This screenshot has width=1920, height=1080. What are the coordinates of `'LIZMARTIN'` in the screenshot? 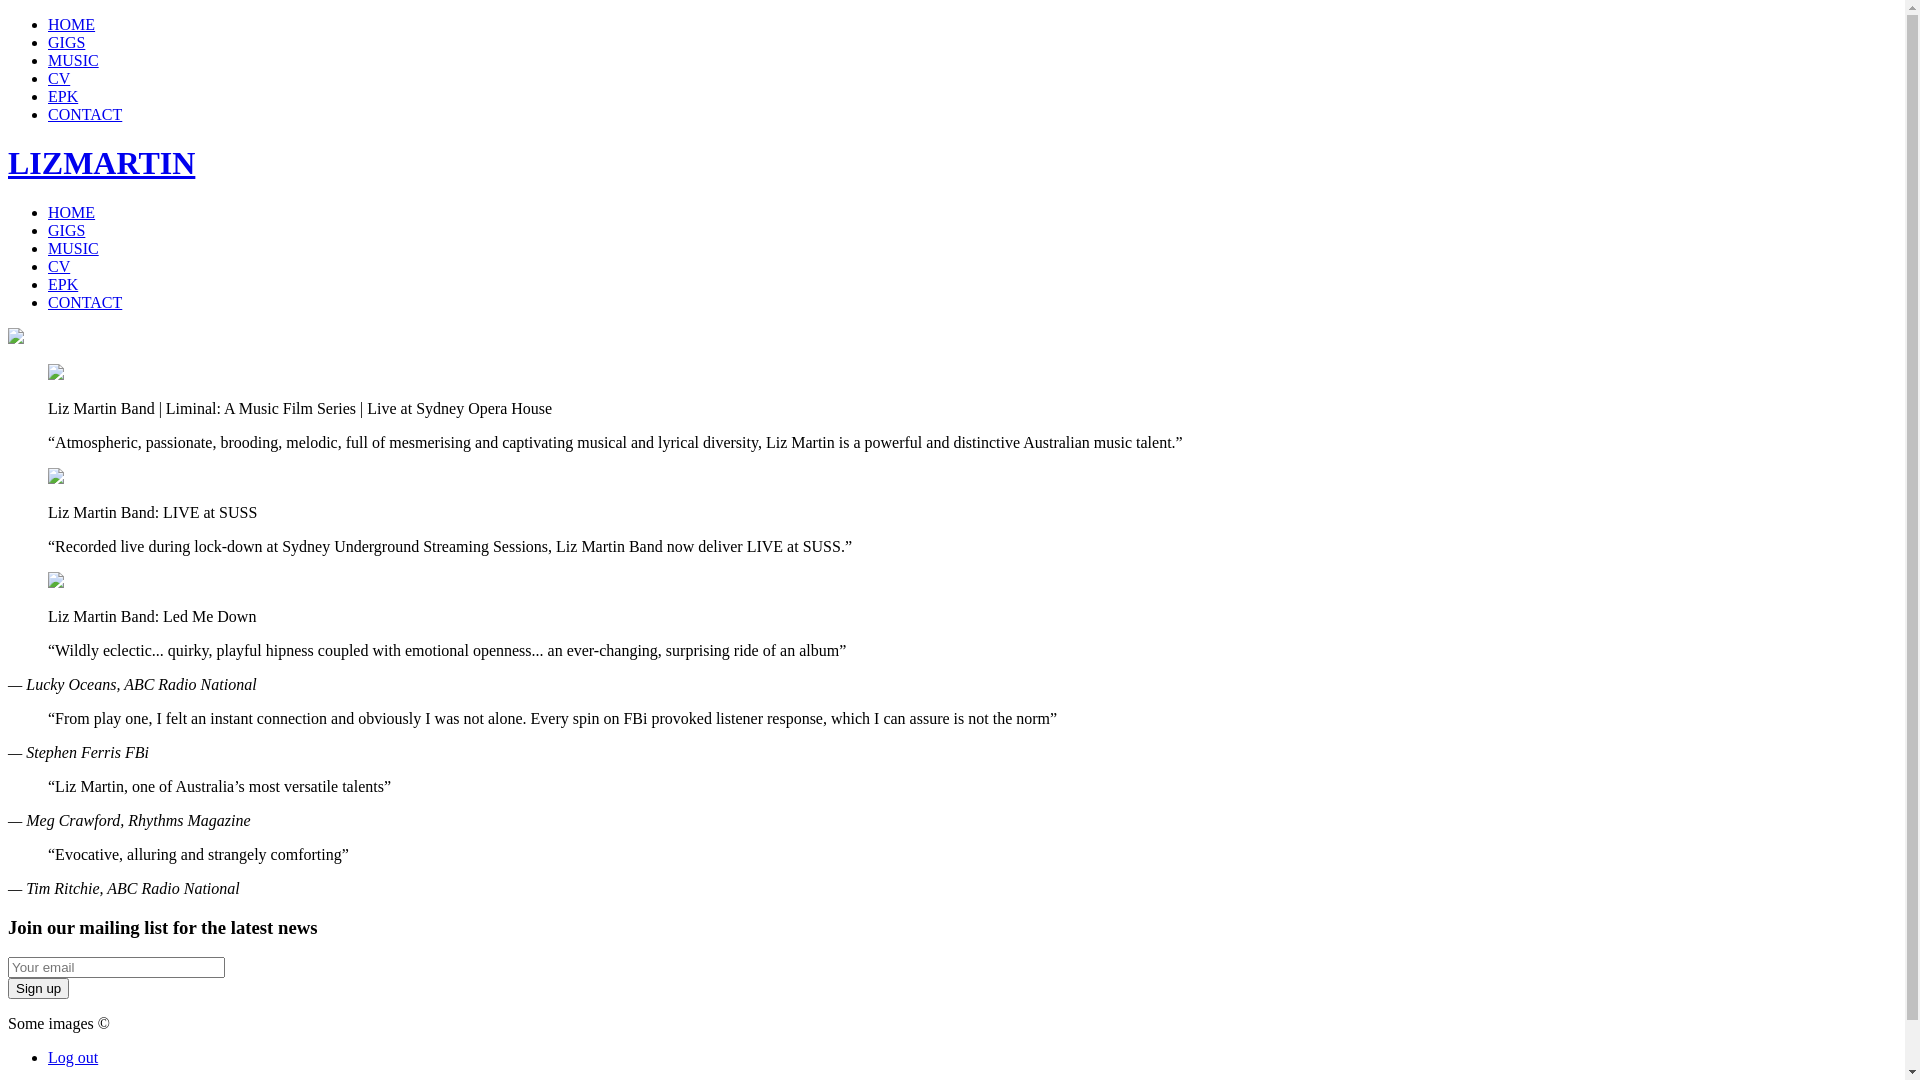 It's located at (100, 161).